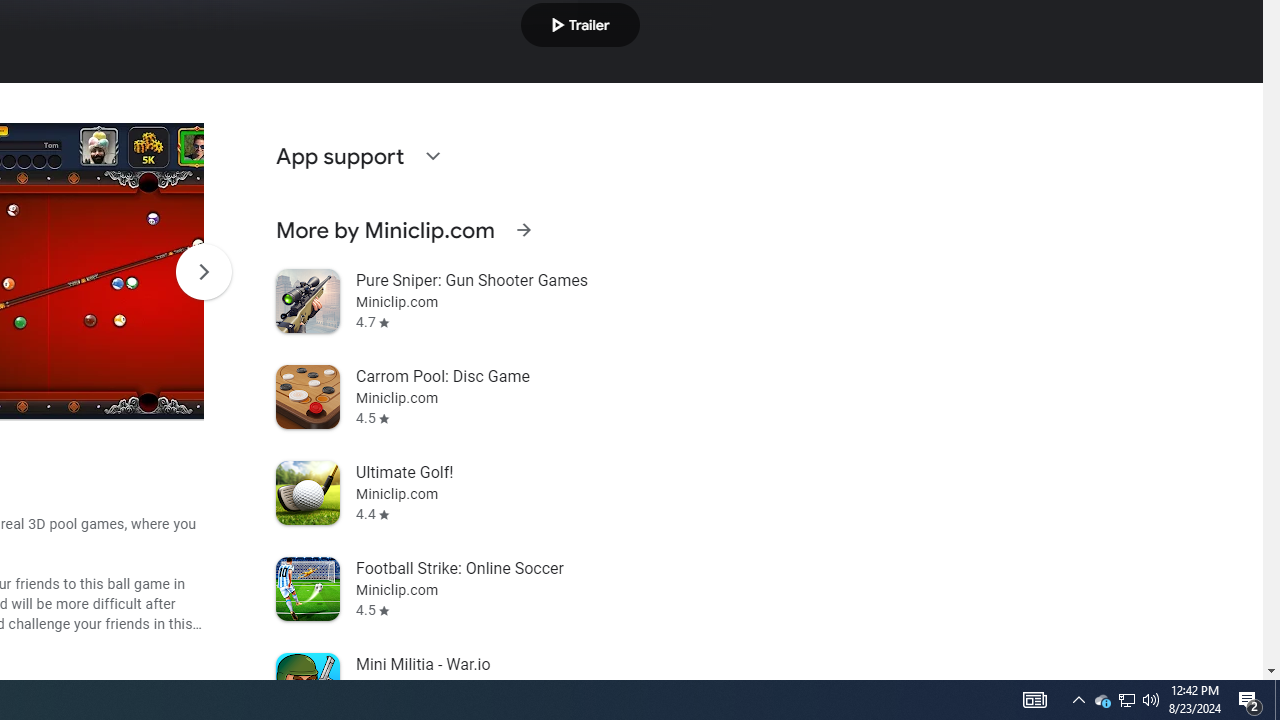 The height and width of the screenshot is (720, 1280). I want to click on 'Expand', so click(431, 154).